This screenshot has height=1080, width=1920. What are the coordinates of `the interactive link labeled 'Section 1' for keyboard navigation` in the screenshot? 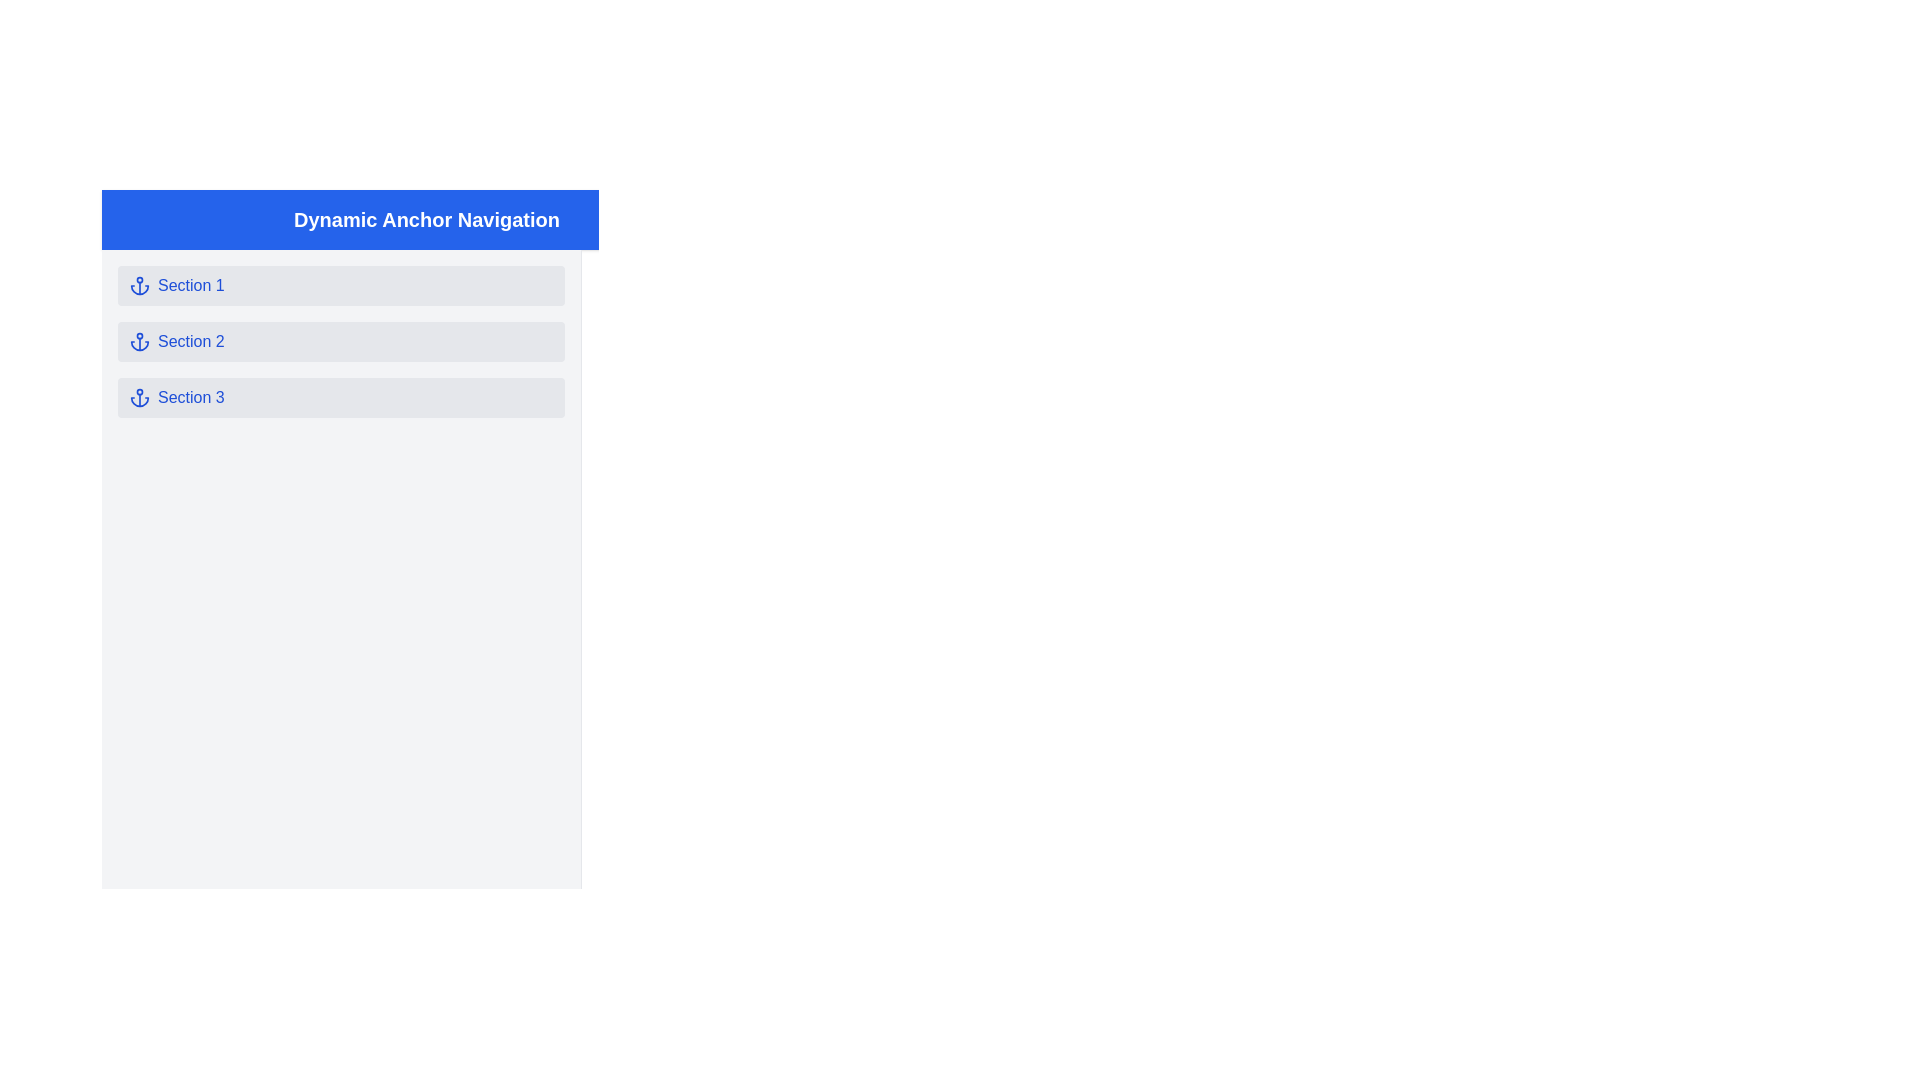 It's located at (341, 285).